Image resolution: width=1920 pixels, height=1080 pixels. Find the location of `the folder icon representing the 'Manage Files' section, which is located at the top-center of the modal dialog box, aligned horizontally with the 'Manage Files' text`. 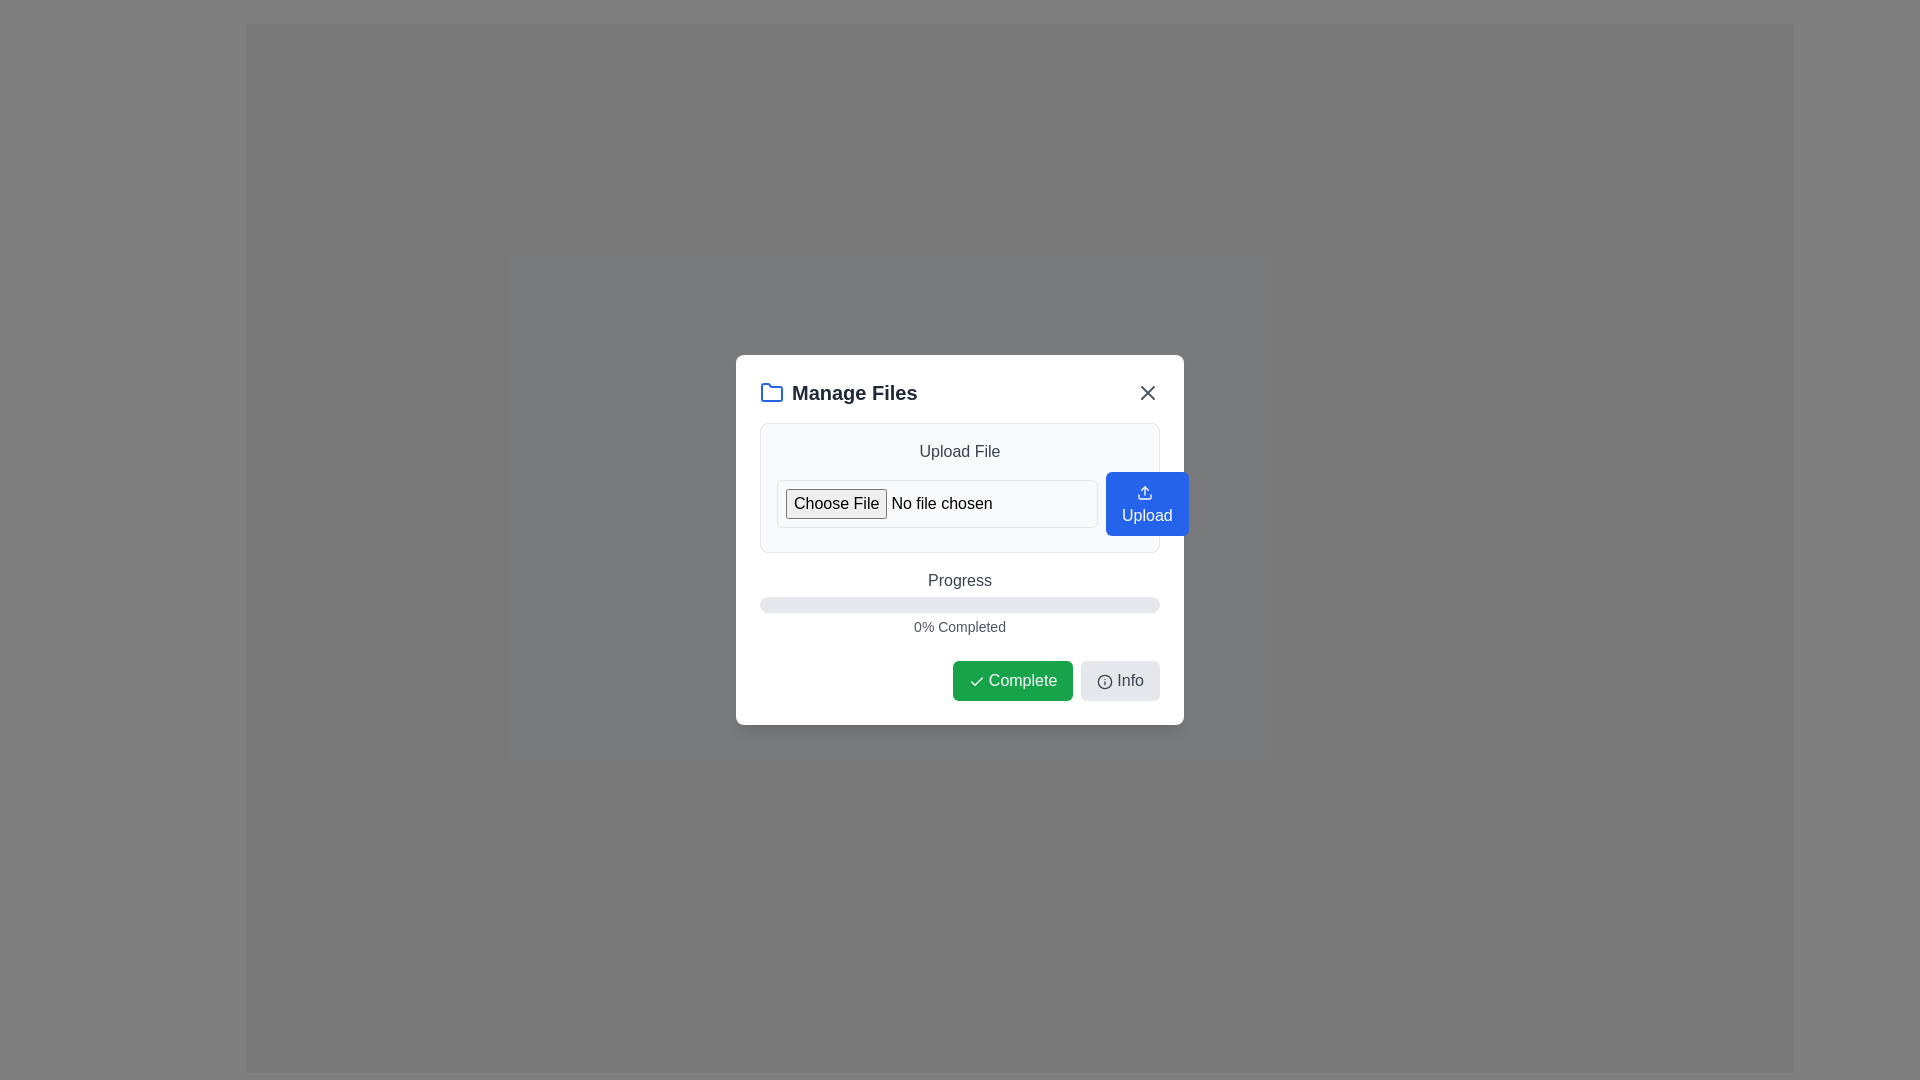

the folder icon representing the 'Manage Files' section, which is located at the top-center of the modal dialog box, aligned horizontally with the 'Manage Files' text is located at coordinates (771, 393).